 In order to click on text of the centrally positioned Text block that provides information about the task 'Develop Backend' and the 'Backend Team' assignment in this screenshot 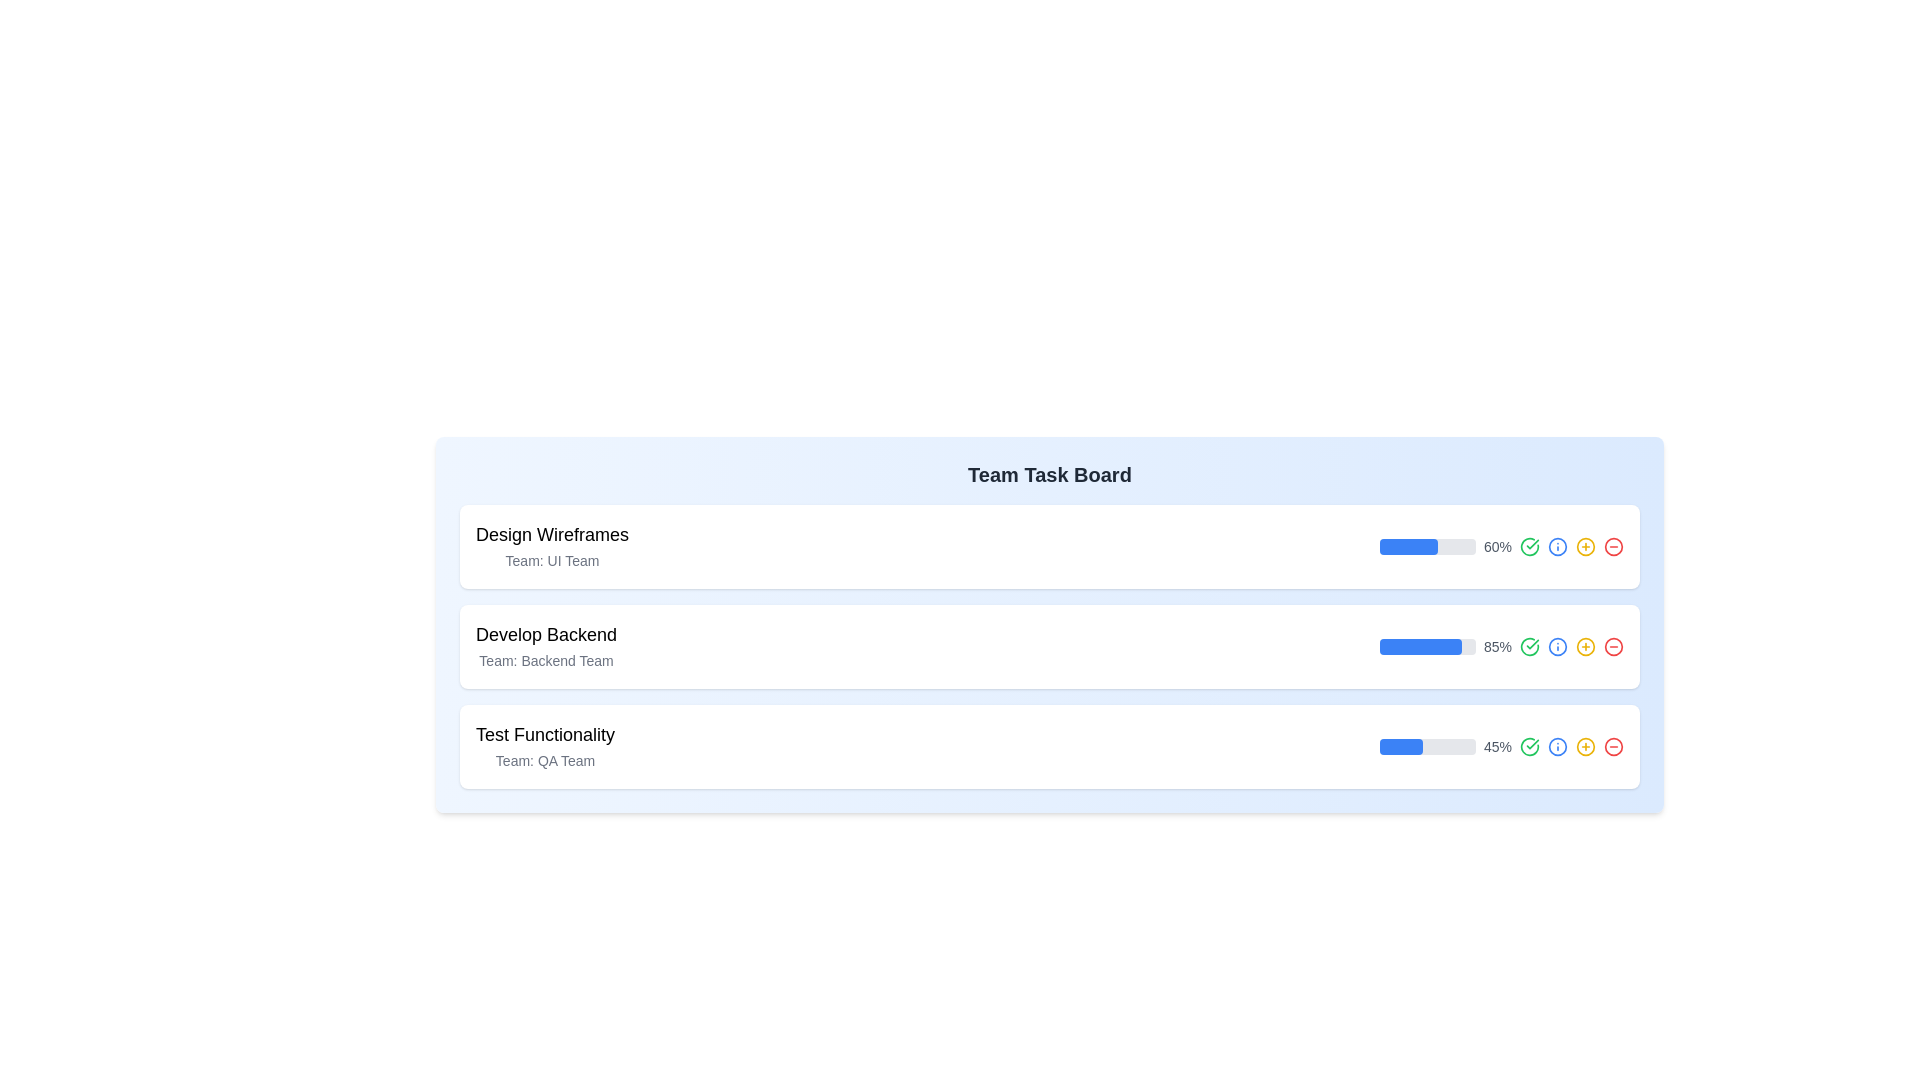, I will do `click(546, 647)`.